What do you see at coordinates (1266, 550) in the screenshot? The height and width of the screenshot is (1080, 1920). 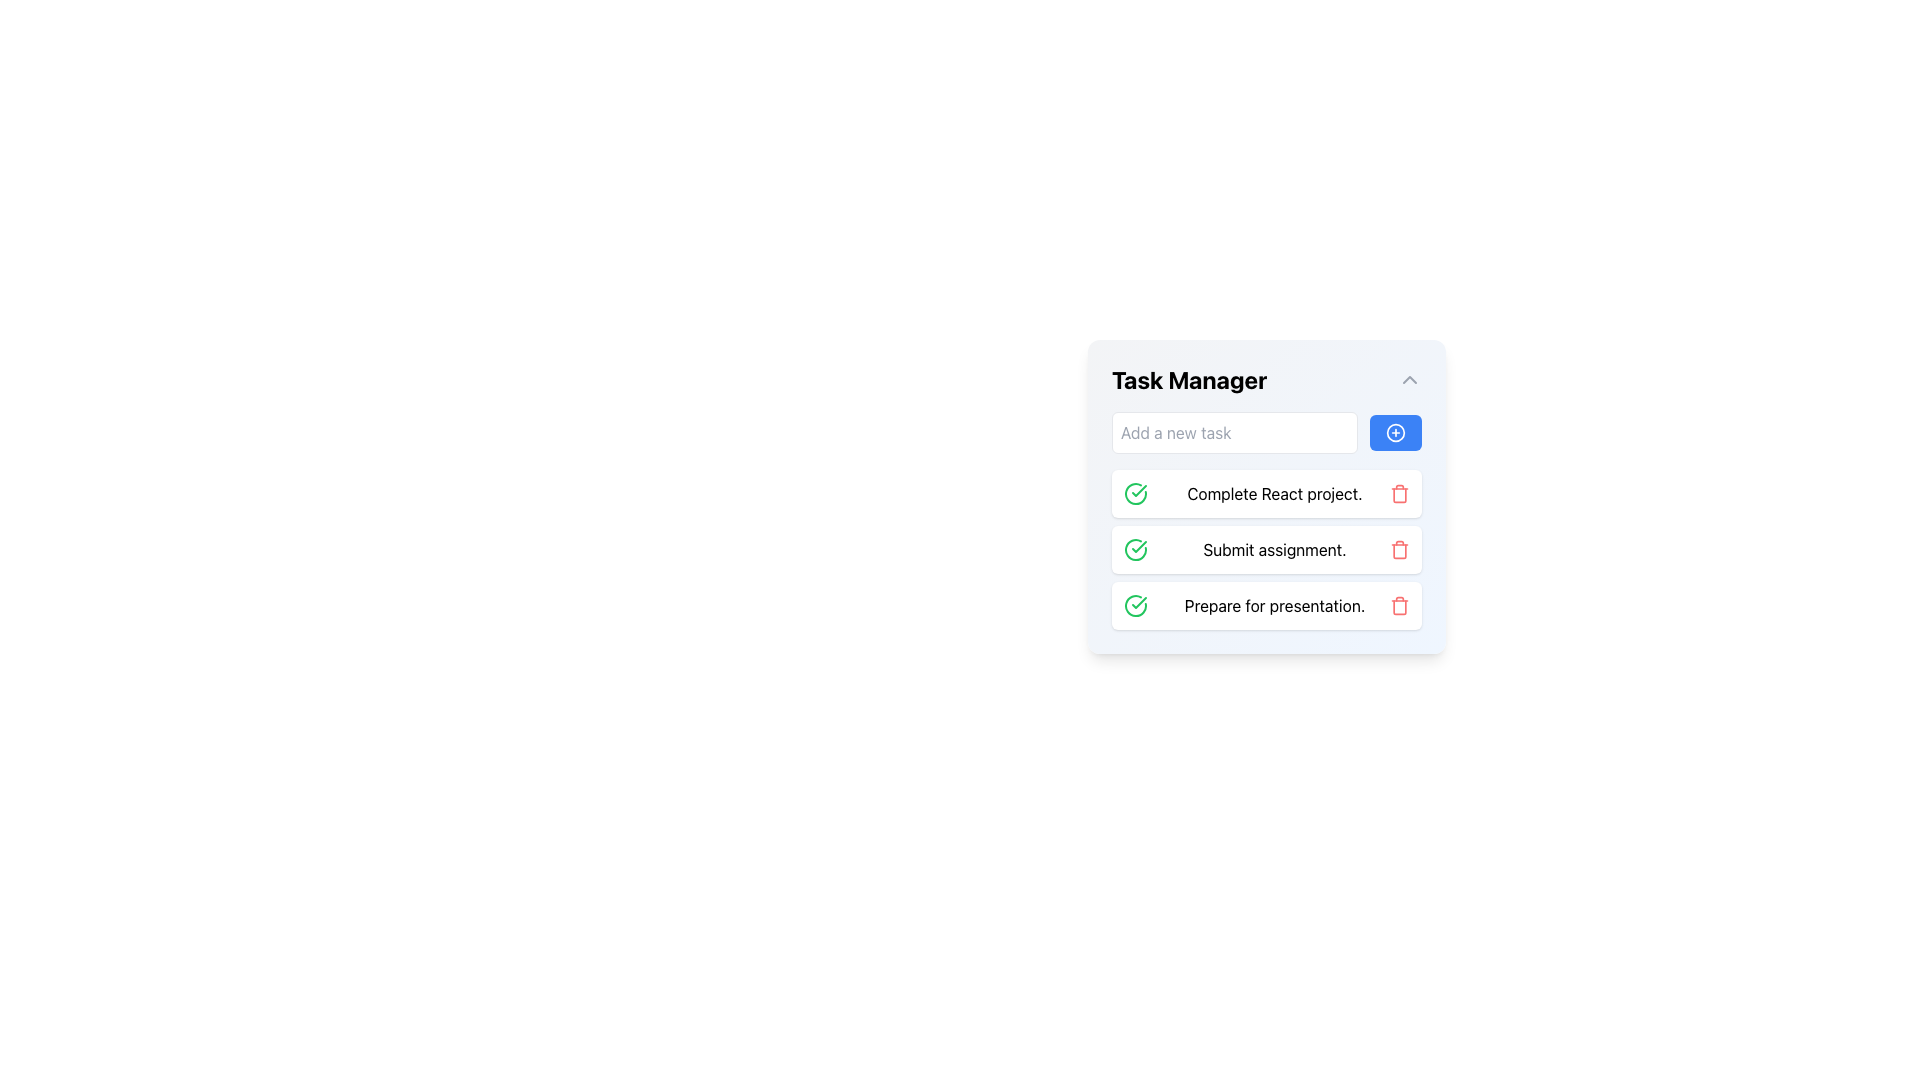 I see `the green check mark icon in the 'Submit assignment.' task component to mark the task as completed` at bounding box center [1266, 550].